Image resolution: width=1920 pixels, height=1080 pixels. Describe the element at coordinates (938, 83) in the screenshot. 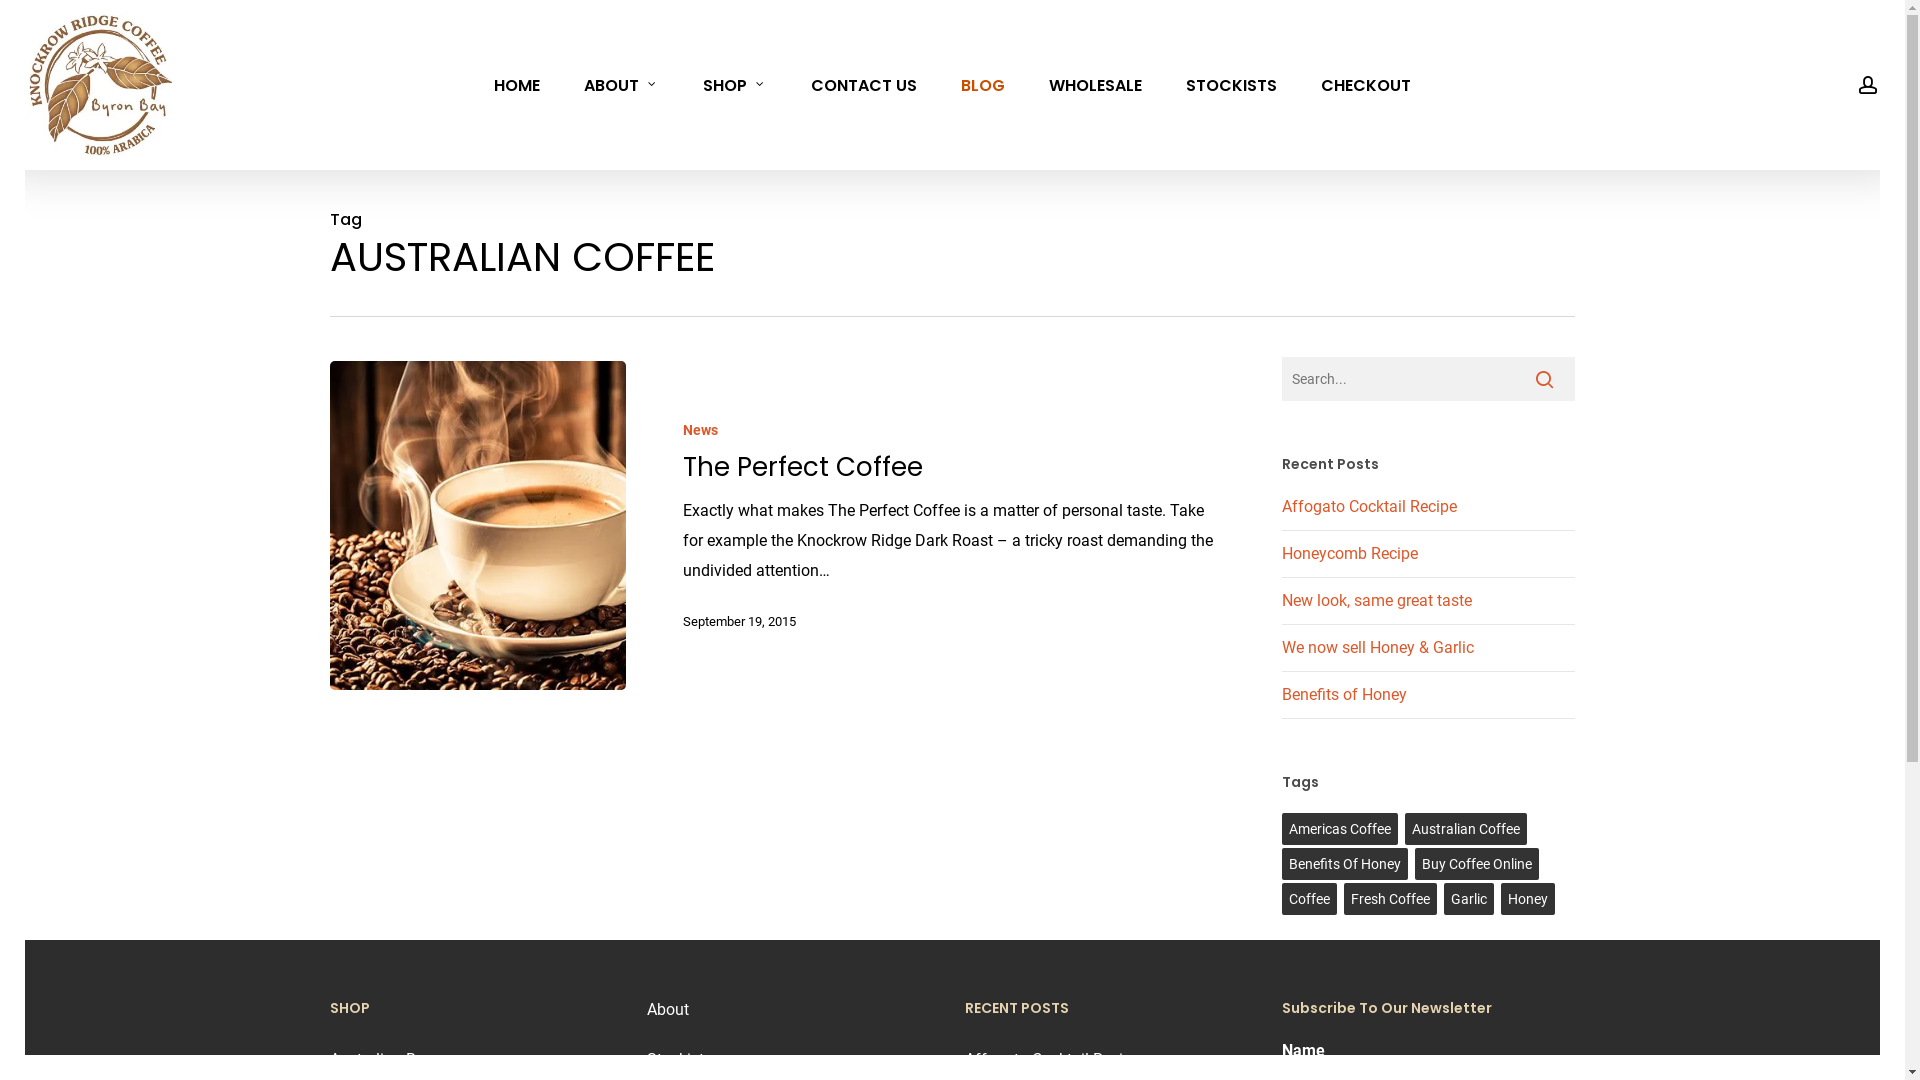

I see `'BLOG'` at that location.